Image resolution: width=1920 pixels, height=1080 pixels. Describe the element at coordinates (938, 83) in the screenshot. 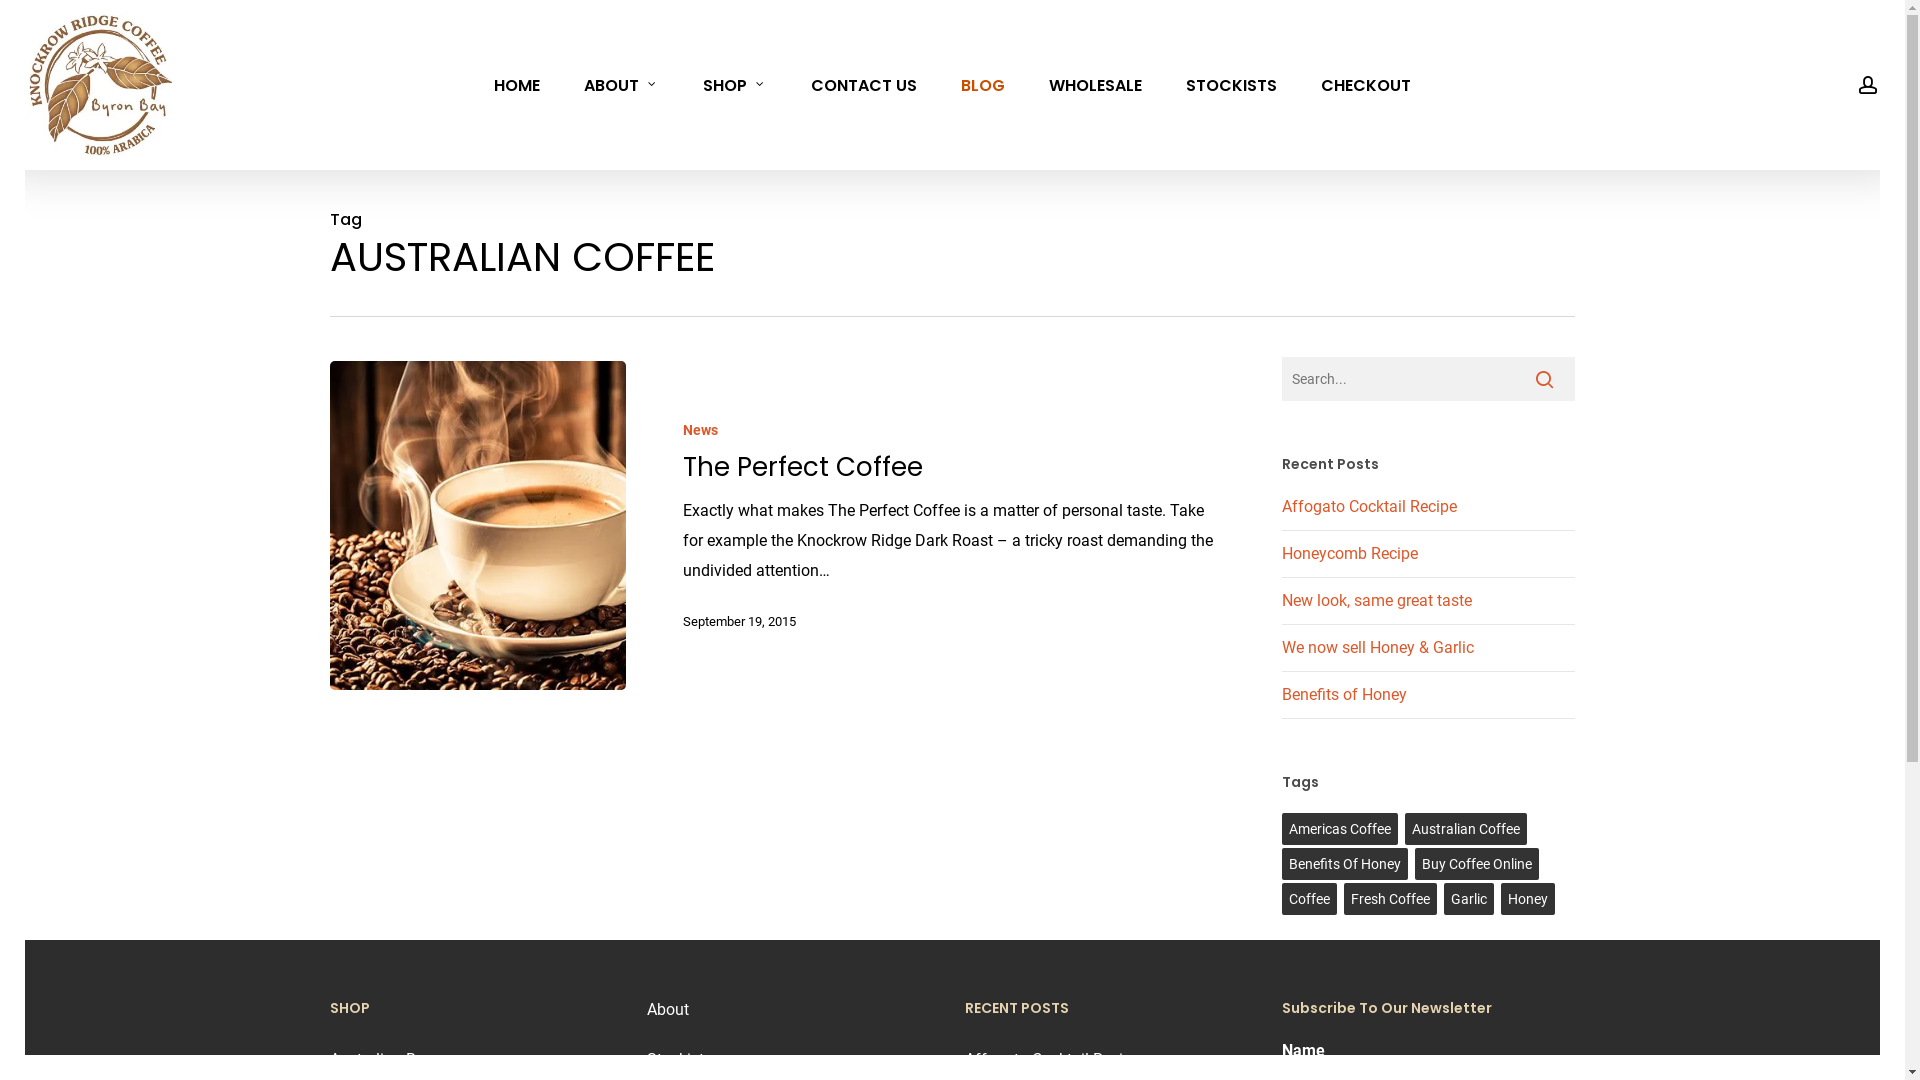

I see `'BLOG'` at that location.